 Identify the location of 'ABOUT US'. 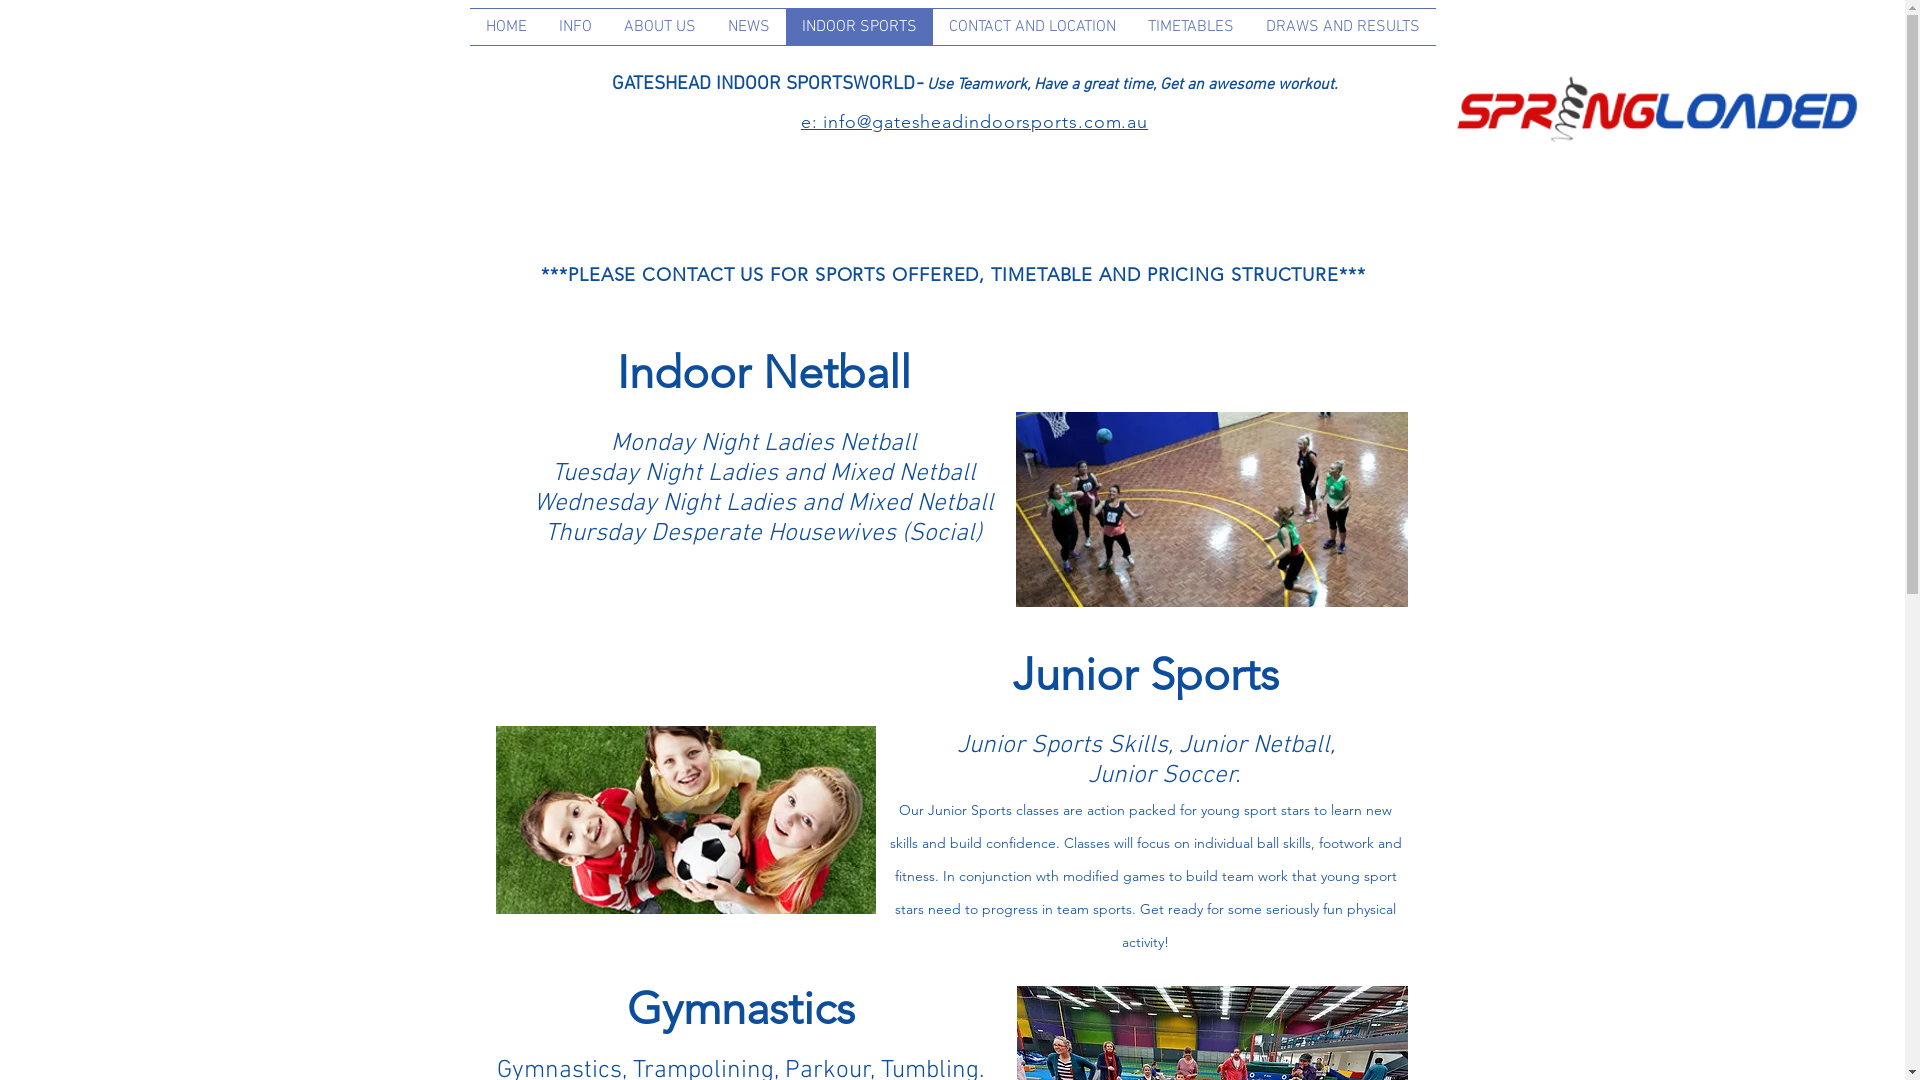
(607, 27).